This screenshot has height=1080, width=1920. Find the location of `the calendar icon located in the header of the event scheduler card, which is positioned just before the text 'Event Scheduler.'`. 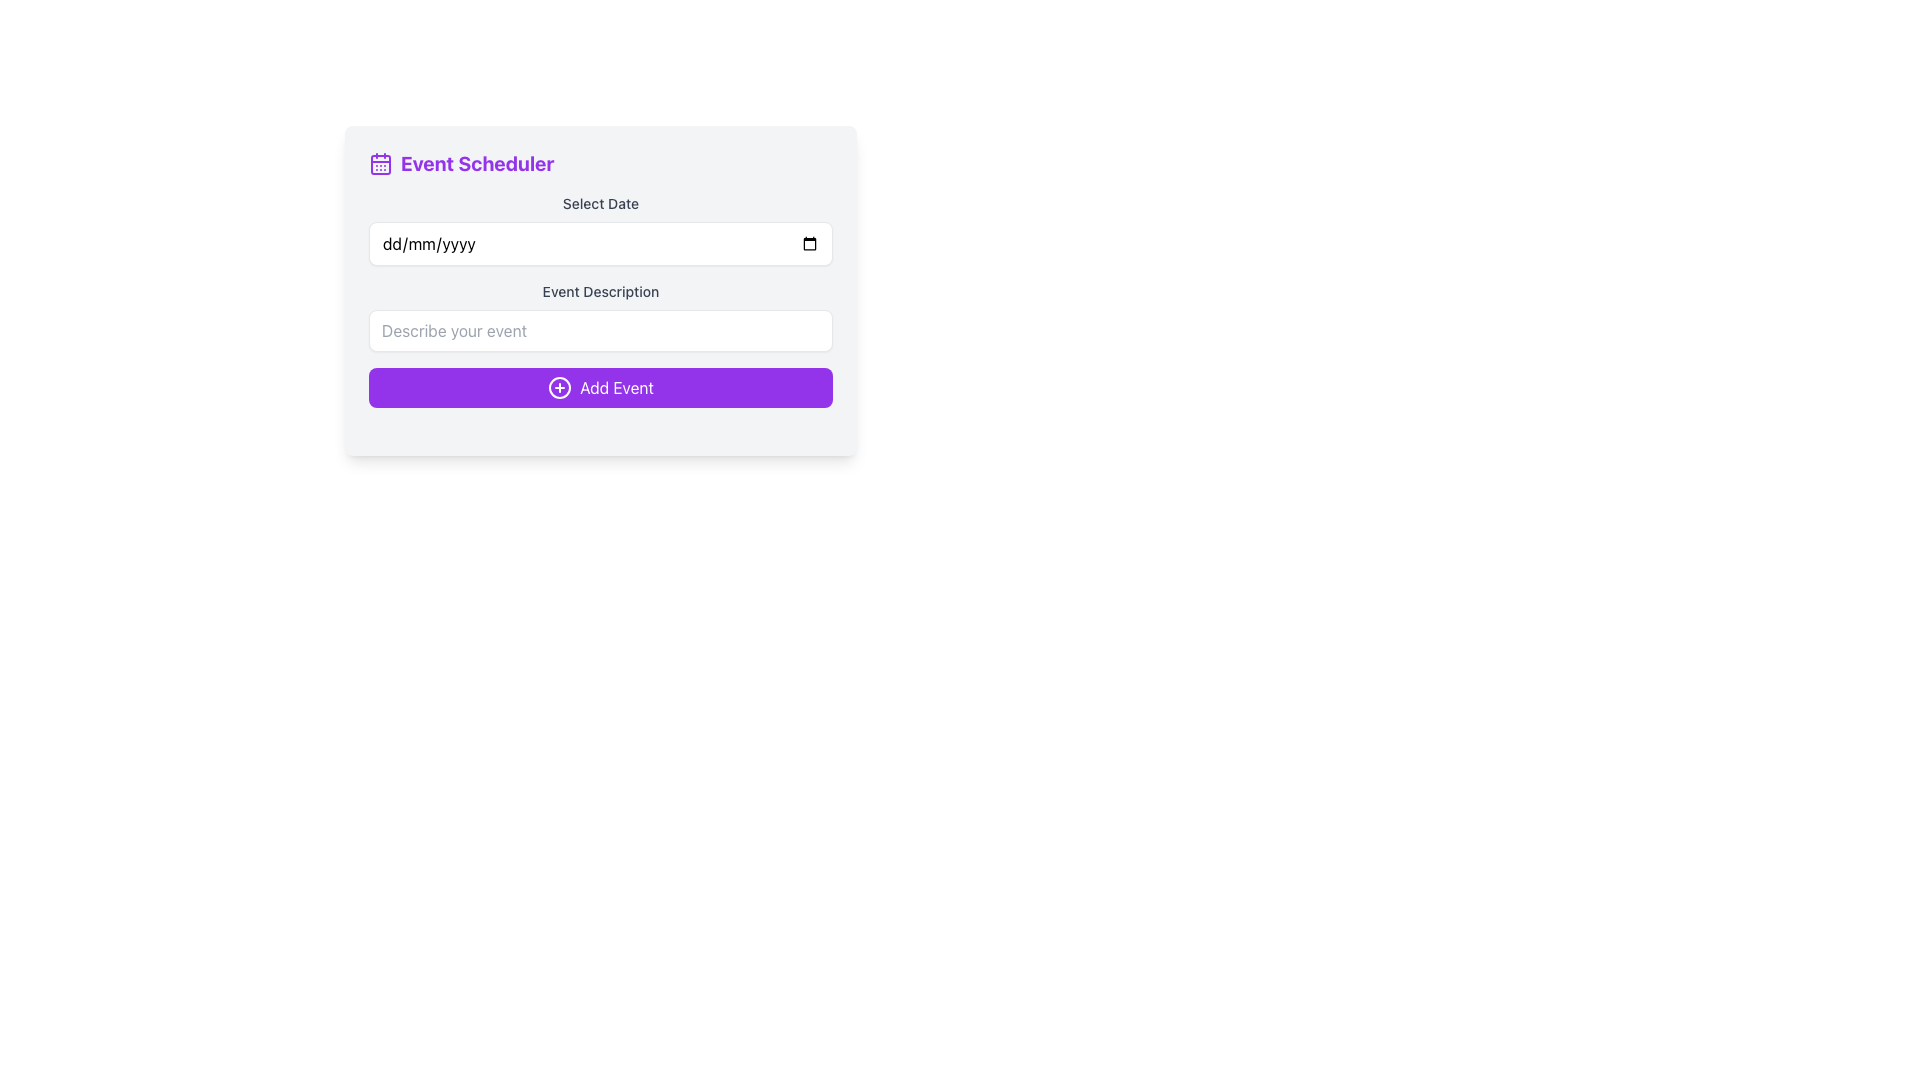

the calendar icon located in the header of the event scheduler card, which is positioned just before the text 'Event Scheduler.' is located at coordinates (380, 163).